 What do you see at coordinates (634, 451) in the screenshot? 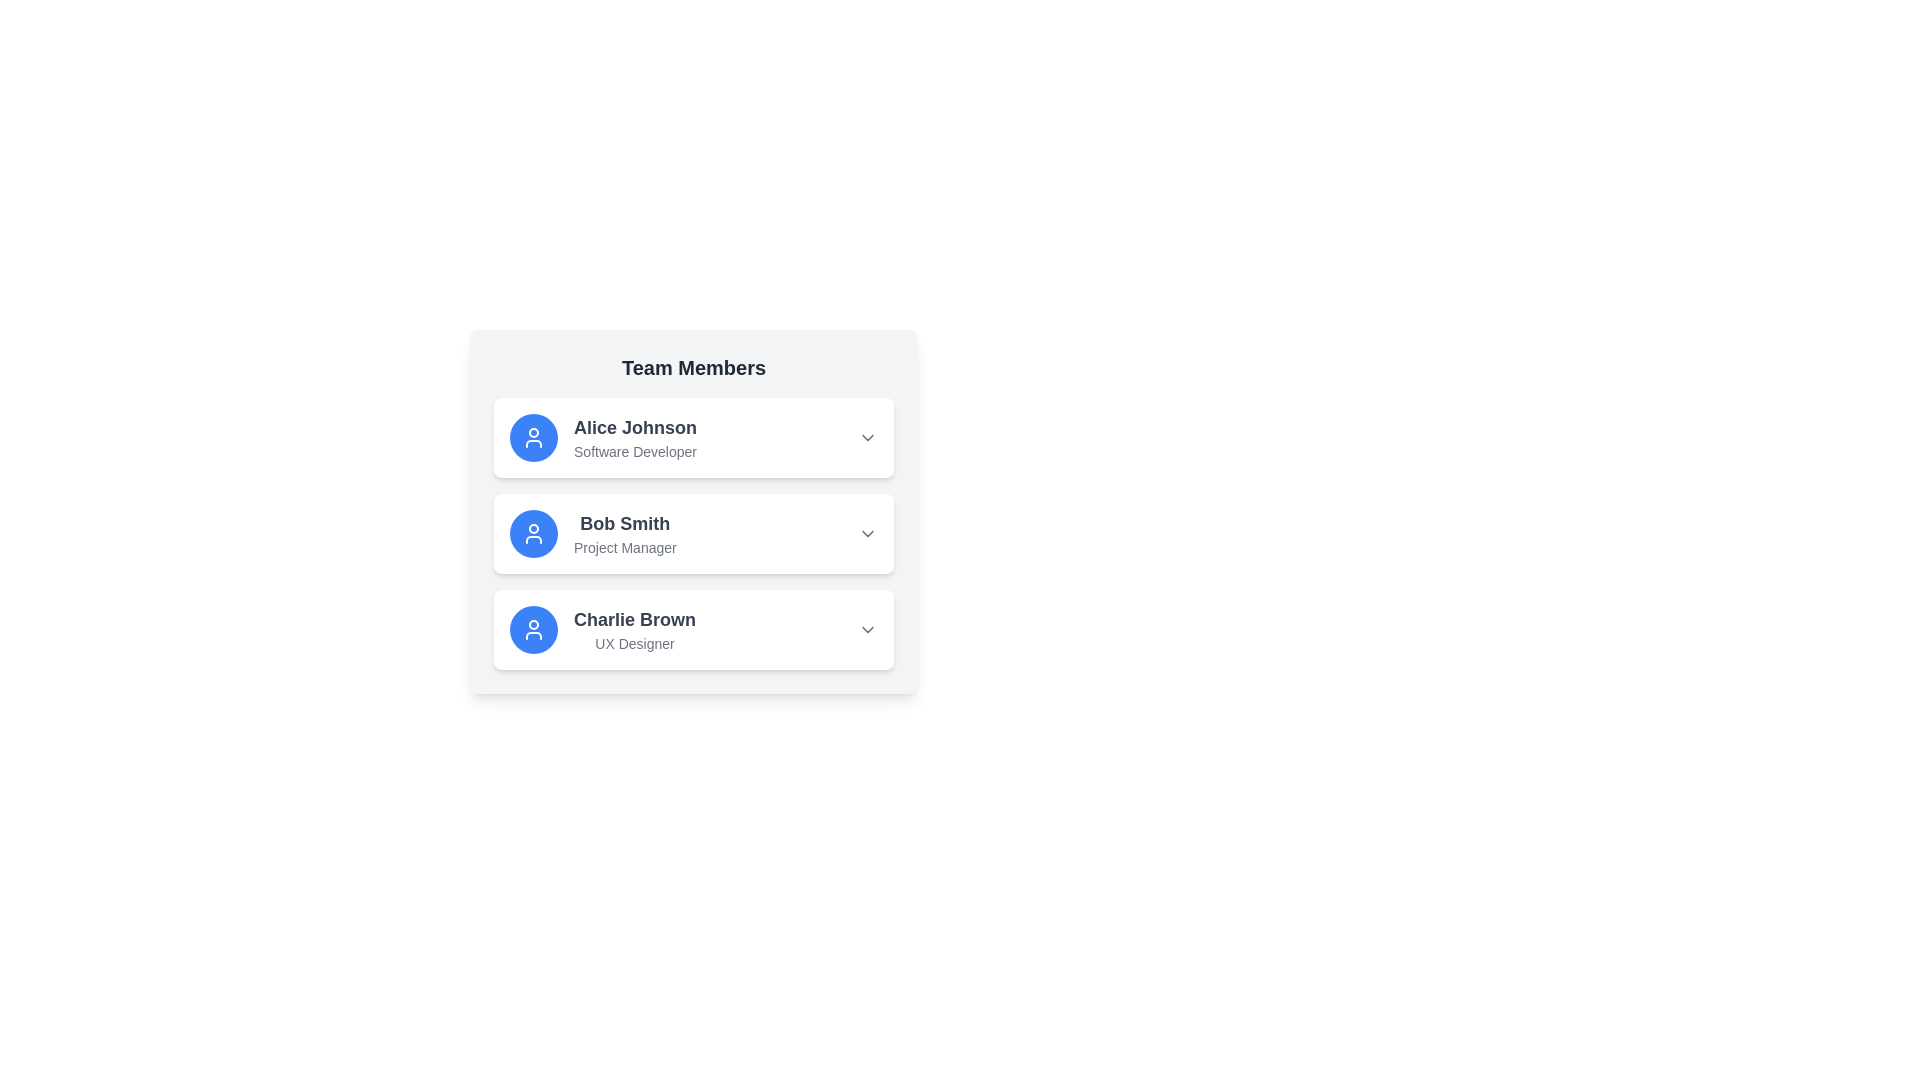
I see `the text label displaying 'Software Developer' which is located directly beneath 'Alice Johnson'` at bounding box center [634, 451].